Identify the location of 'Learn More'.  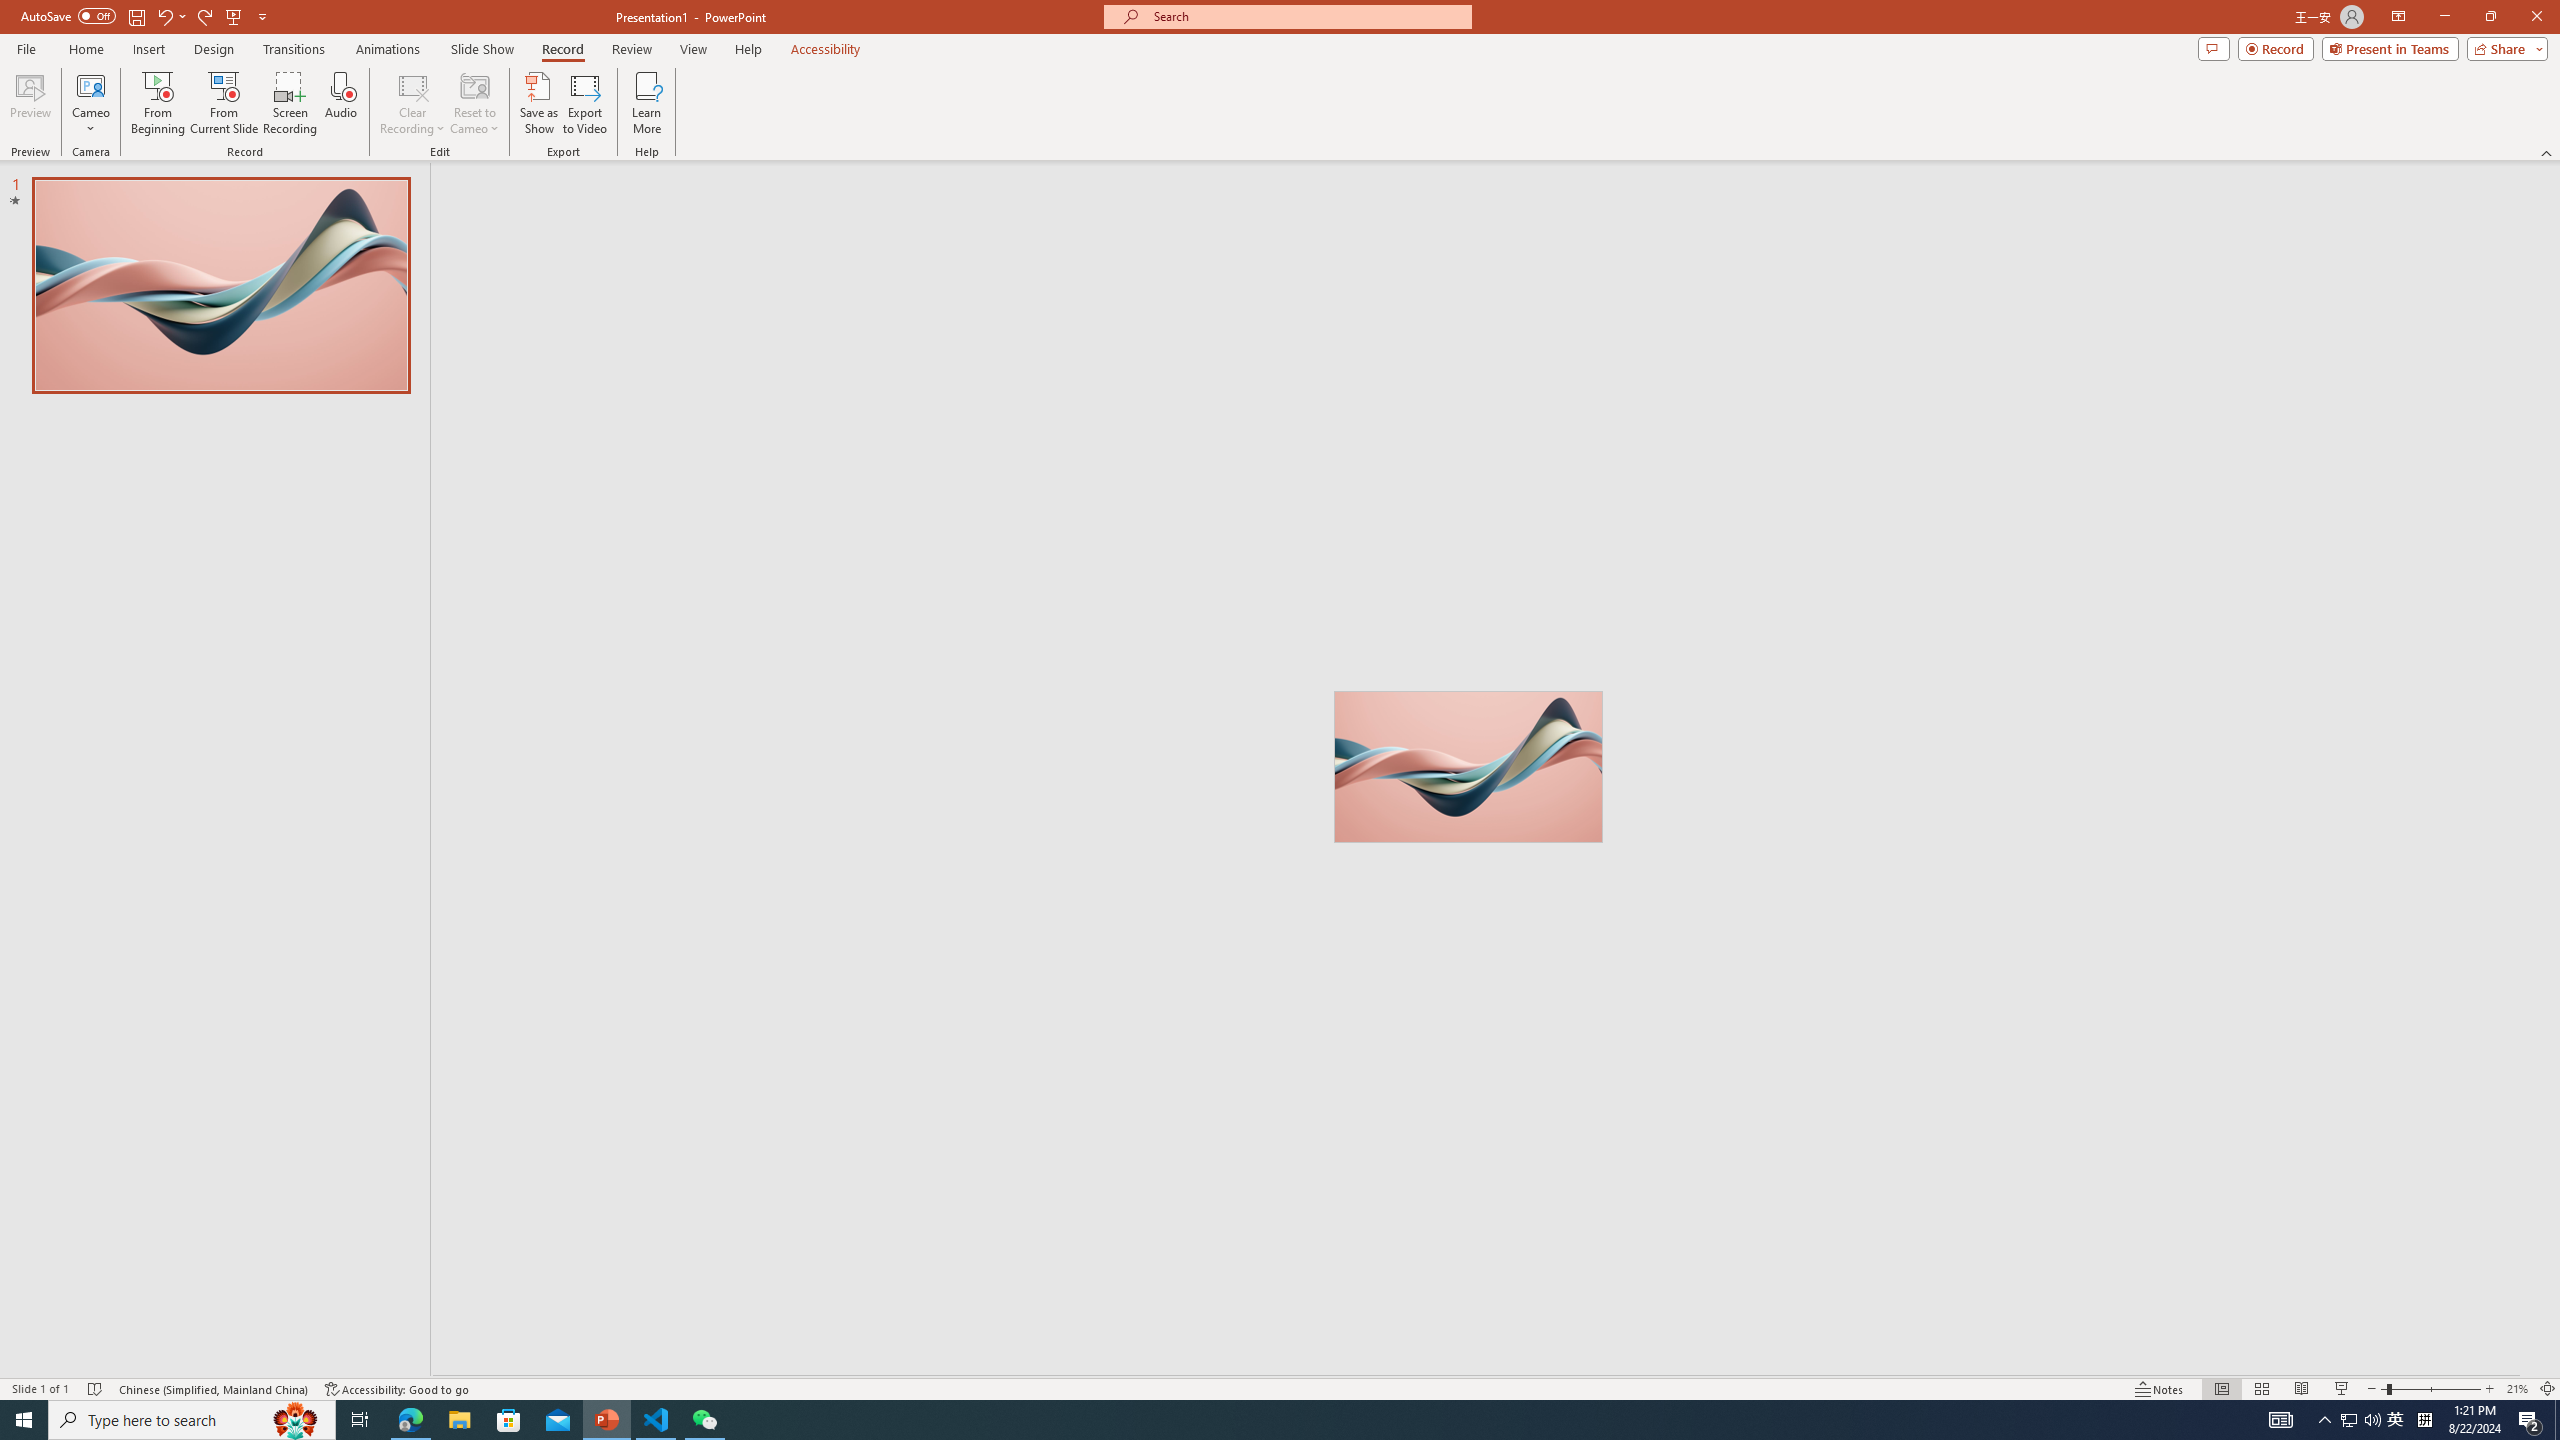
(647, 103).